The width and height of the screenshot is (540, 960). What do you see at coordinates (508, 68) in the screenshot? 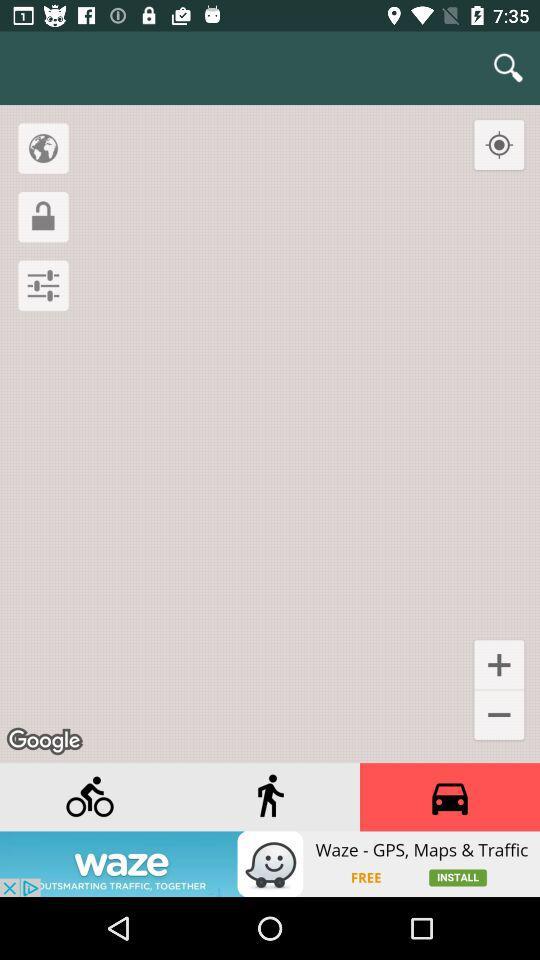
I see `search` at bounding box center [508, 68].